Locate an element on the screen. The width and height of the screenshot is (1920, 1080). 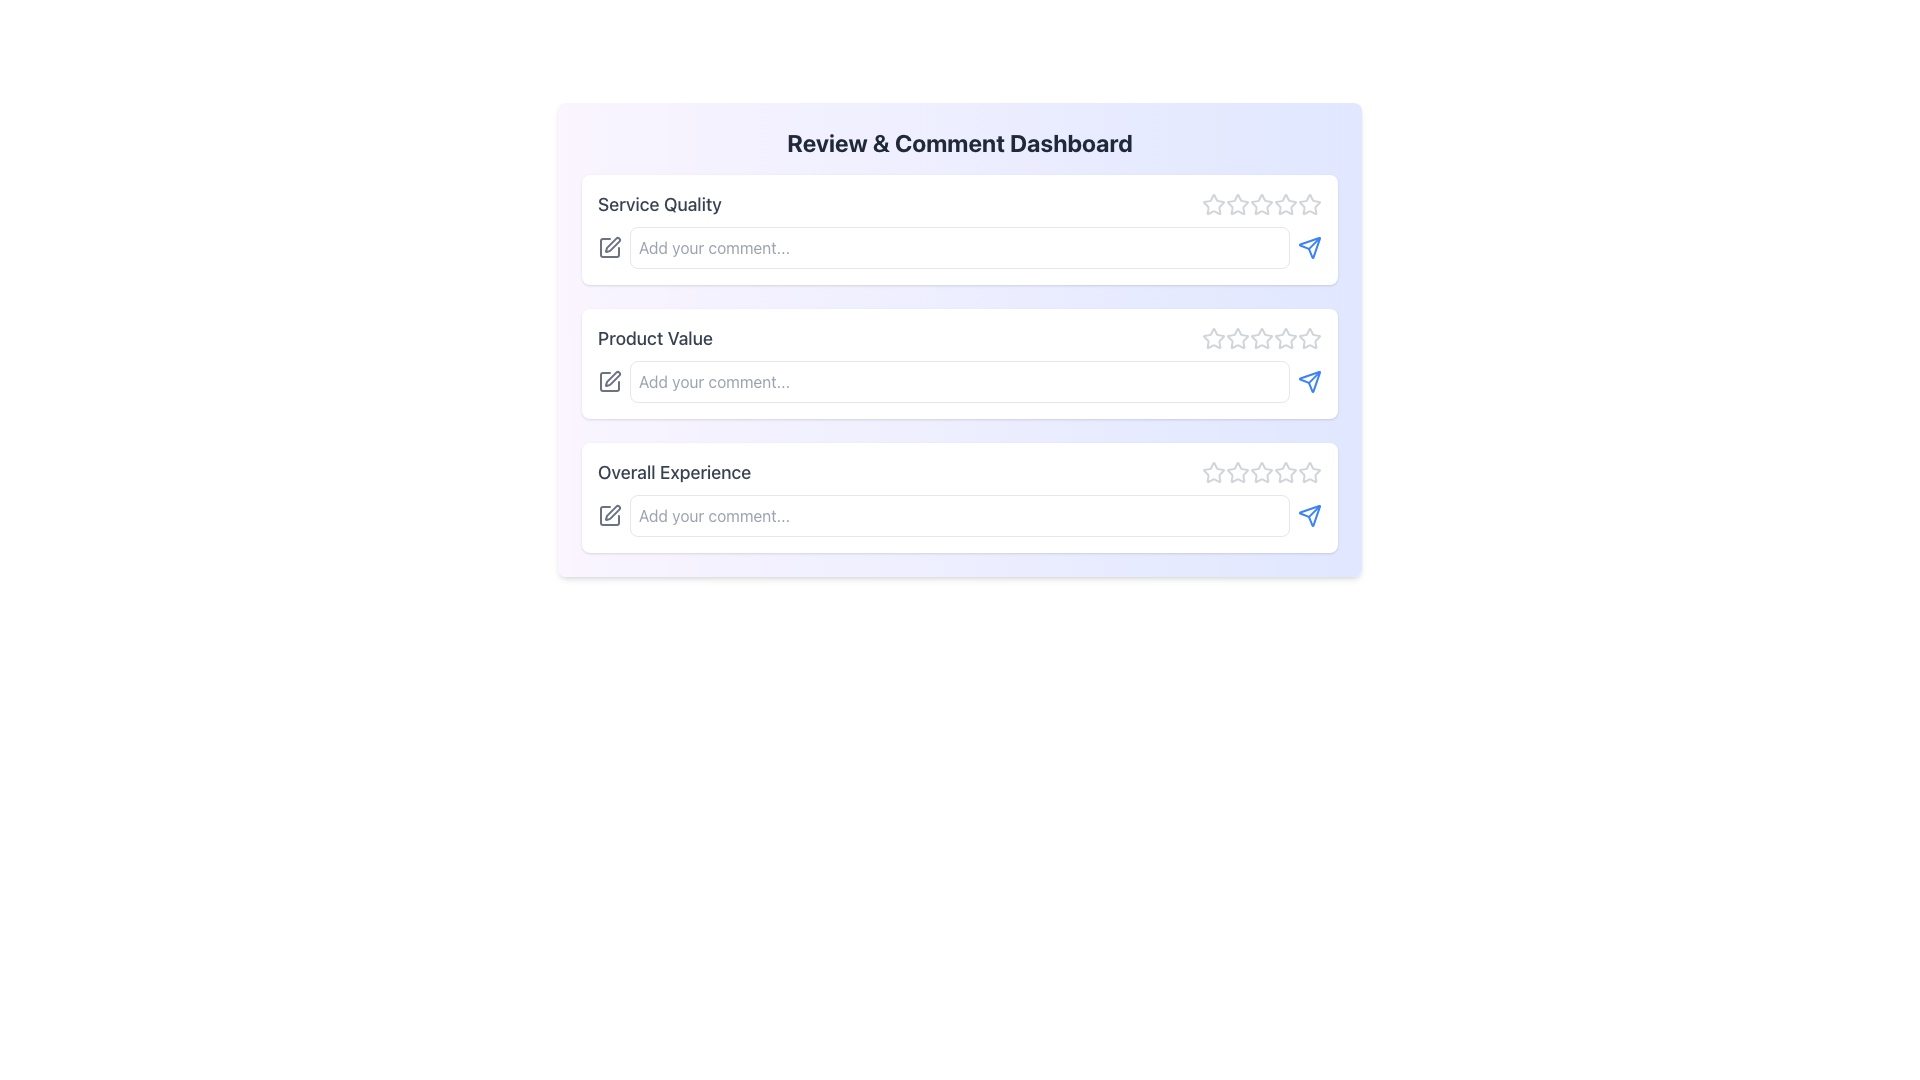
the submit button located at the far right of the 'Overall Experience' input field is located at coordinates (1310, 515).